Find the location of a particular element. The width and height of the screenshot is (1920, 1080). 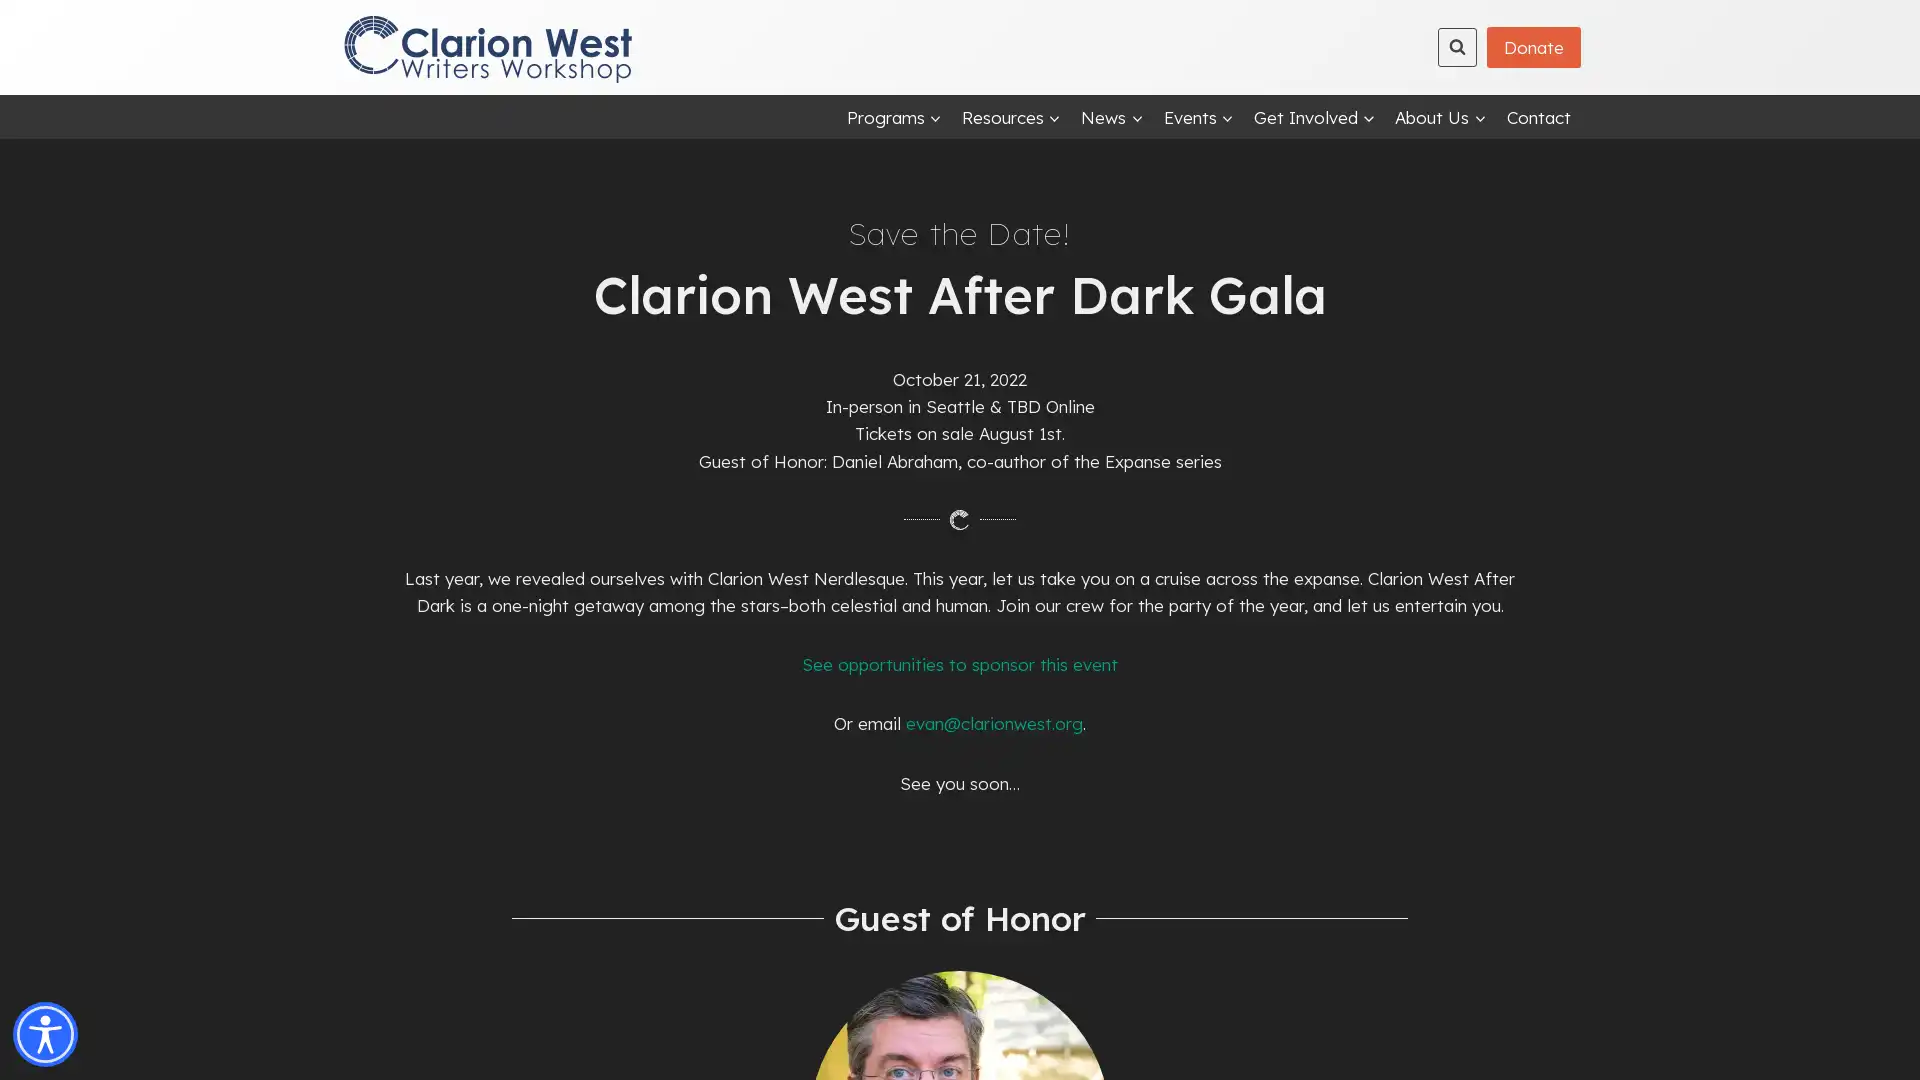

Expand child menu is located at coordinates (1198, 116).